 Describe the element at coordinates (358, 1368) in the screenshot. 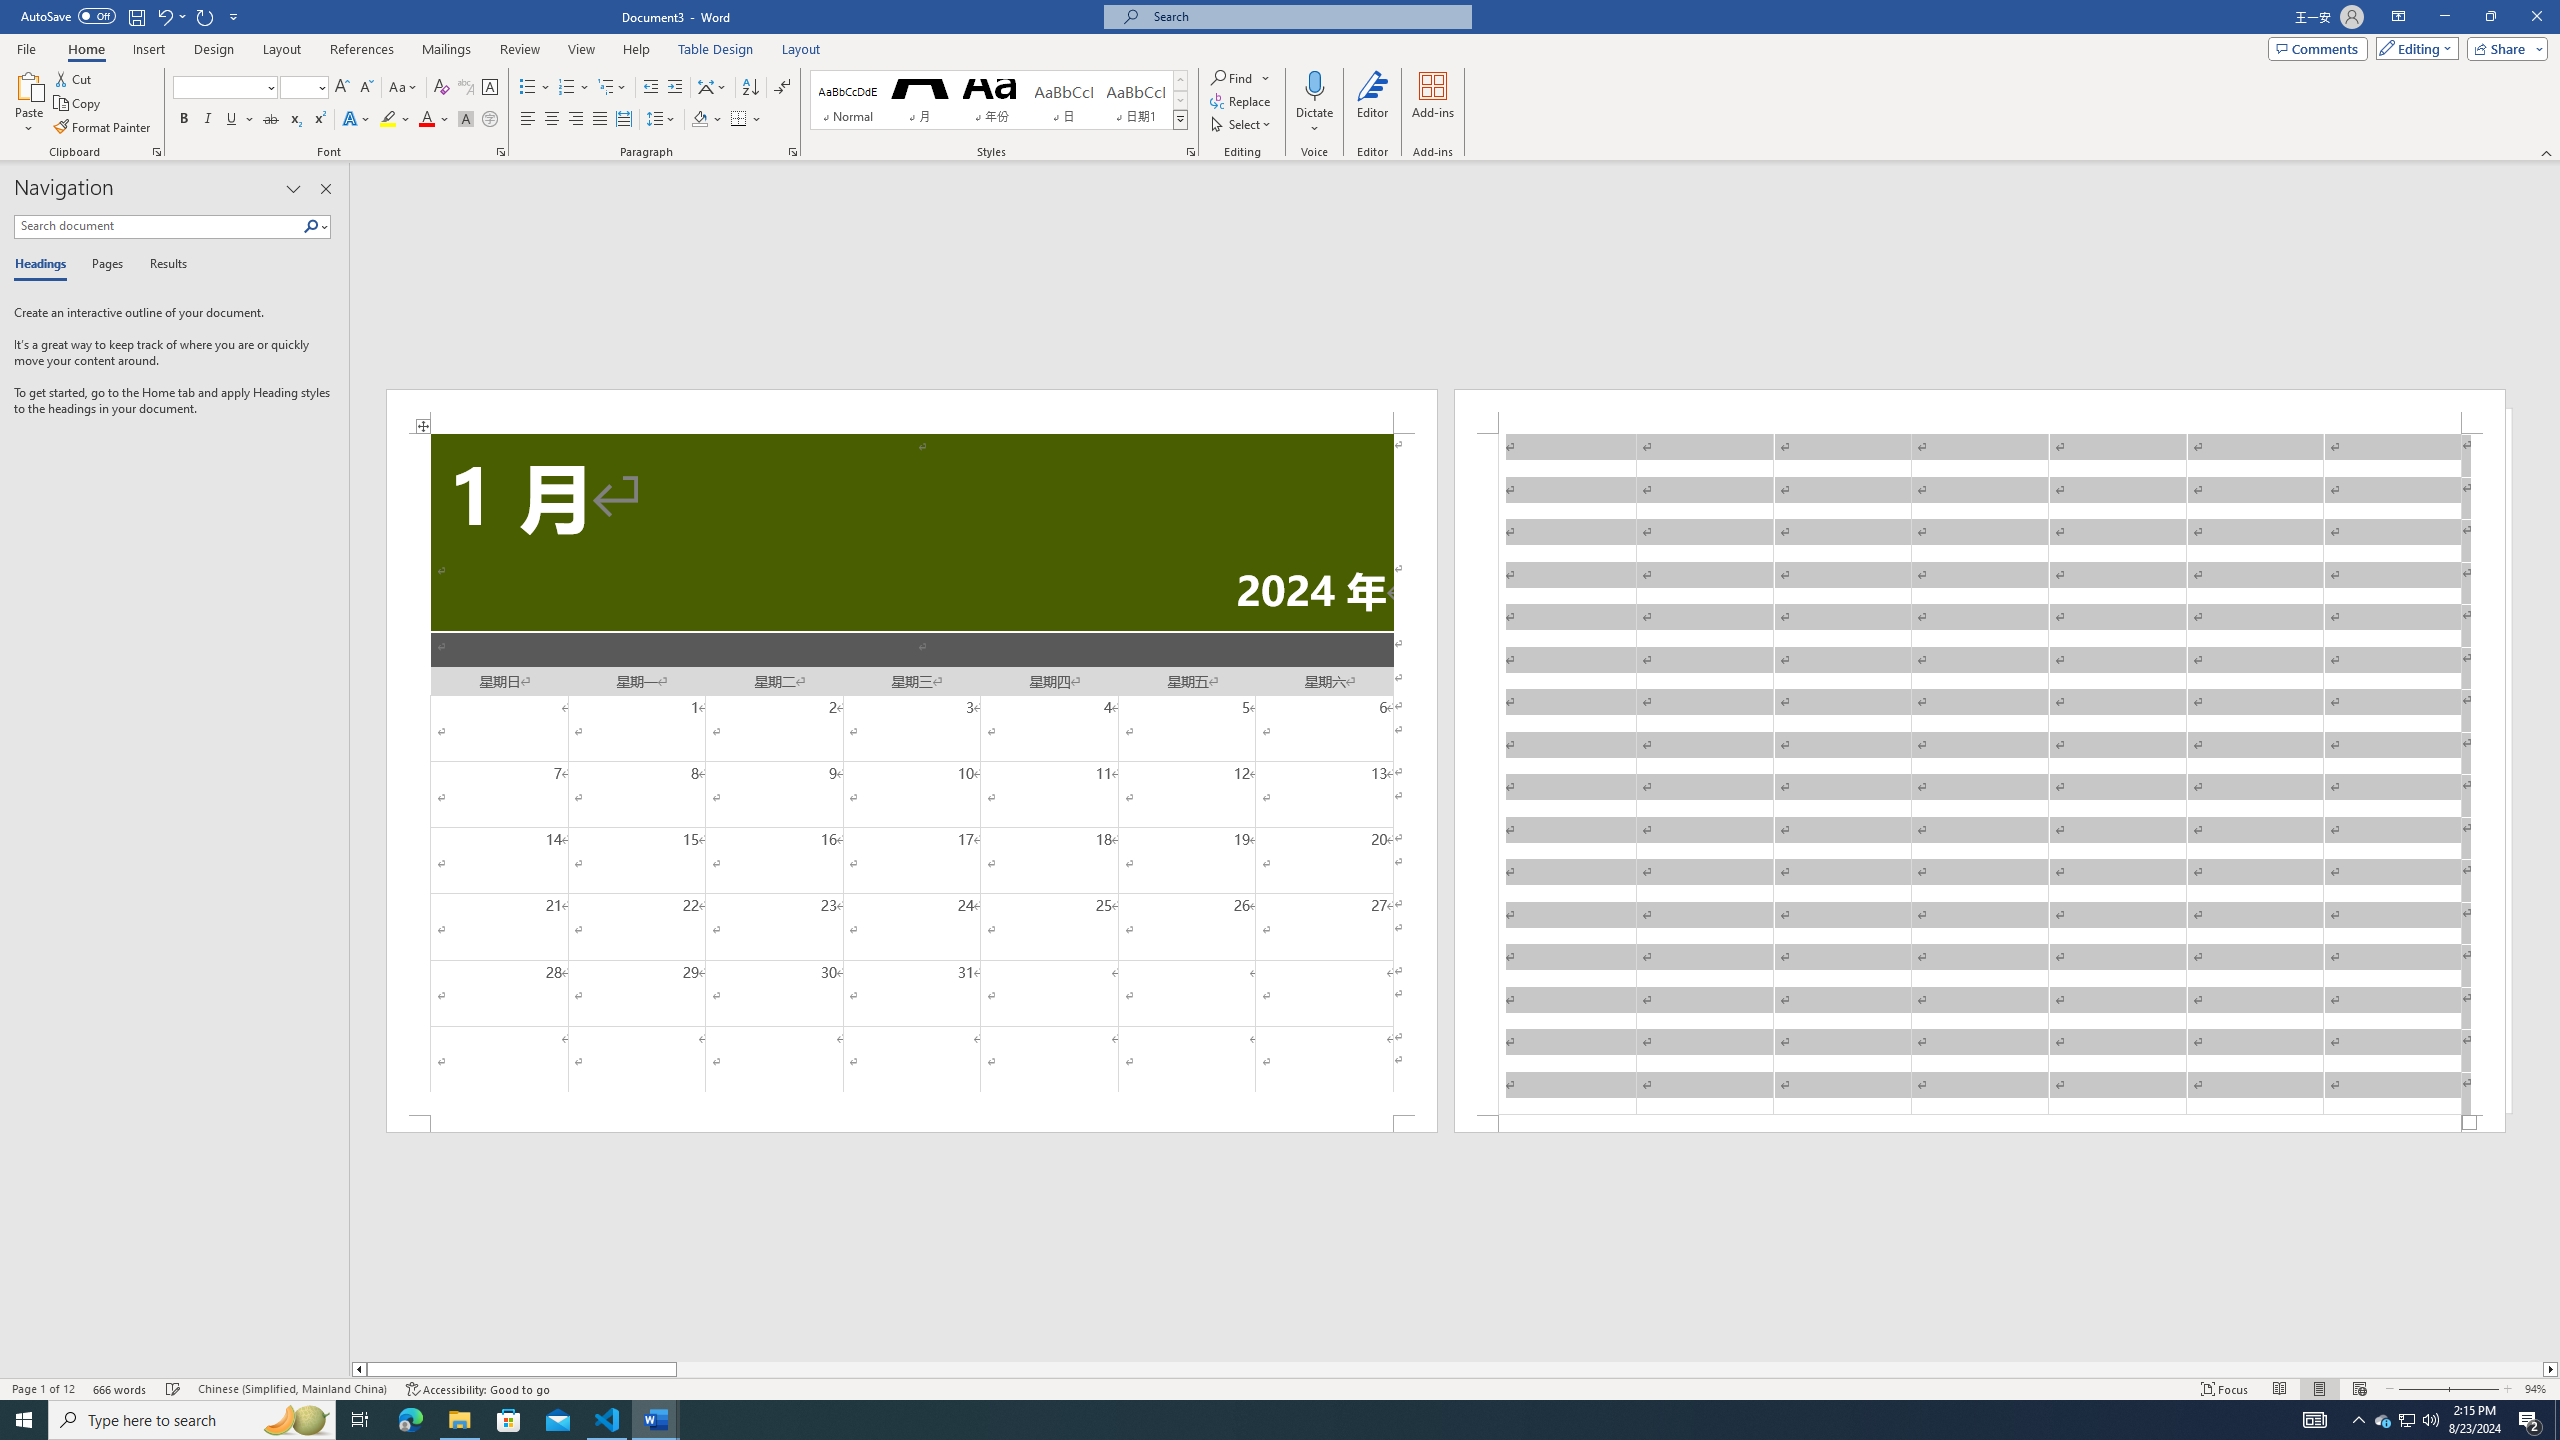

I see `'Column left'` at that location.